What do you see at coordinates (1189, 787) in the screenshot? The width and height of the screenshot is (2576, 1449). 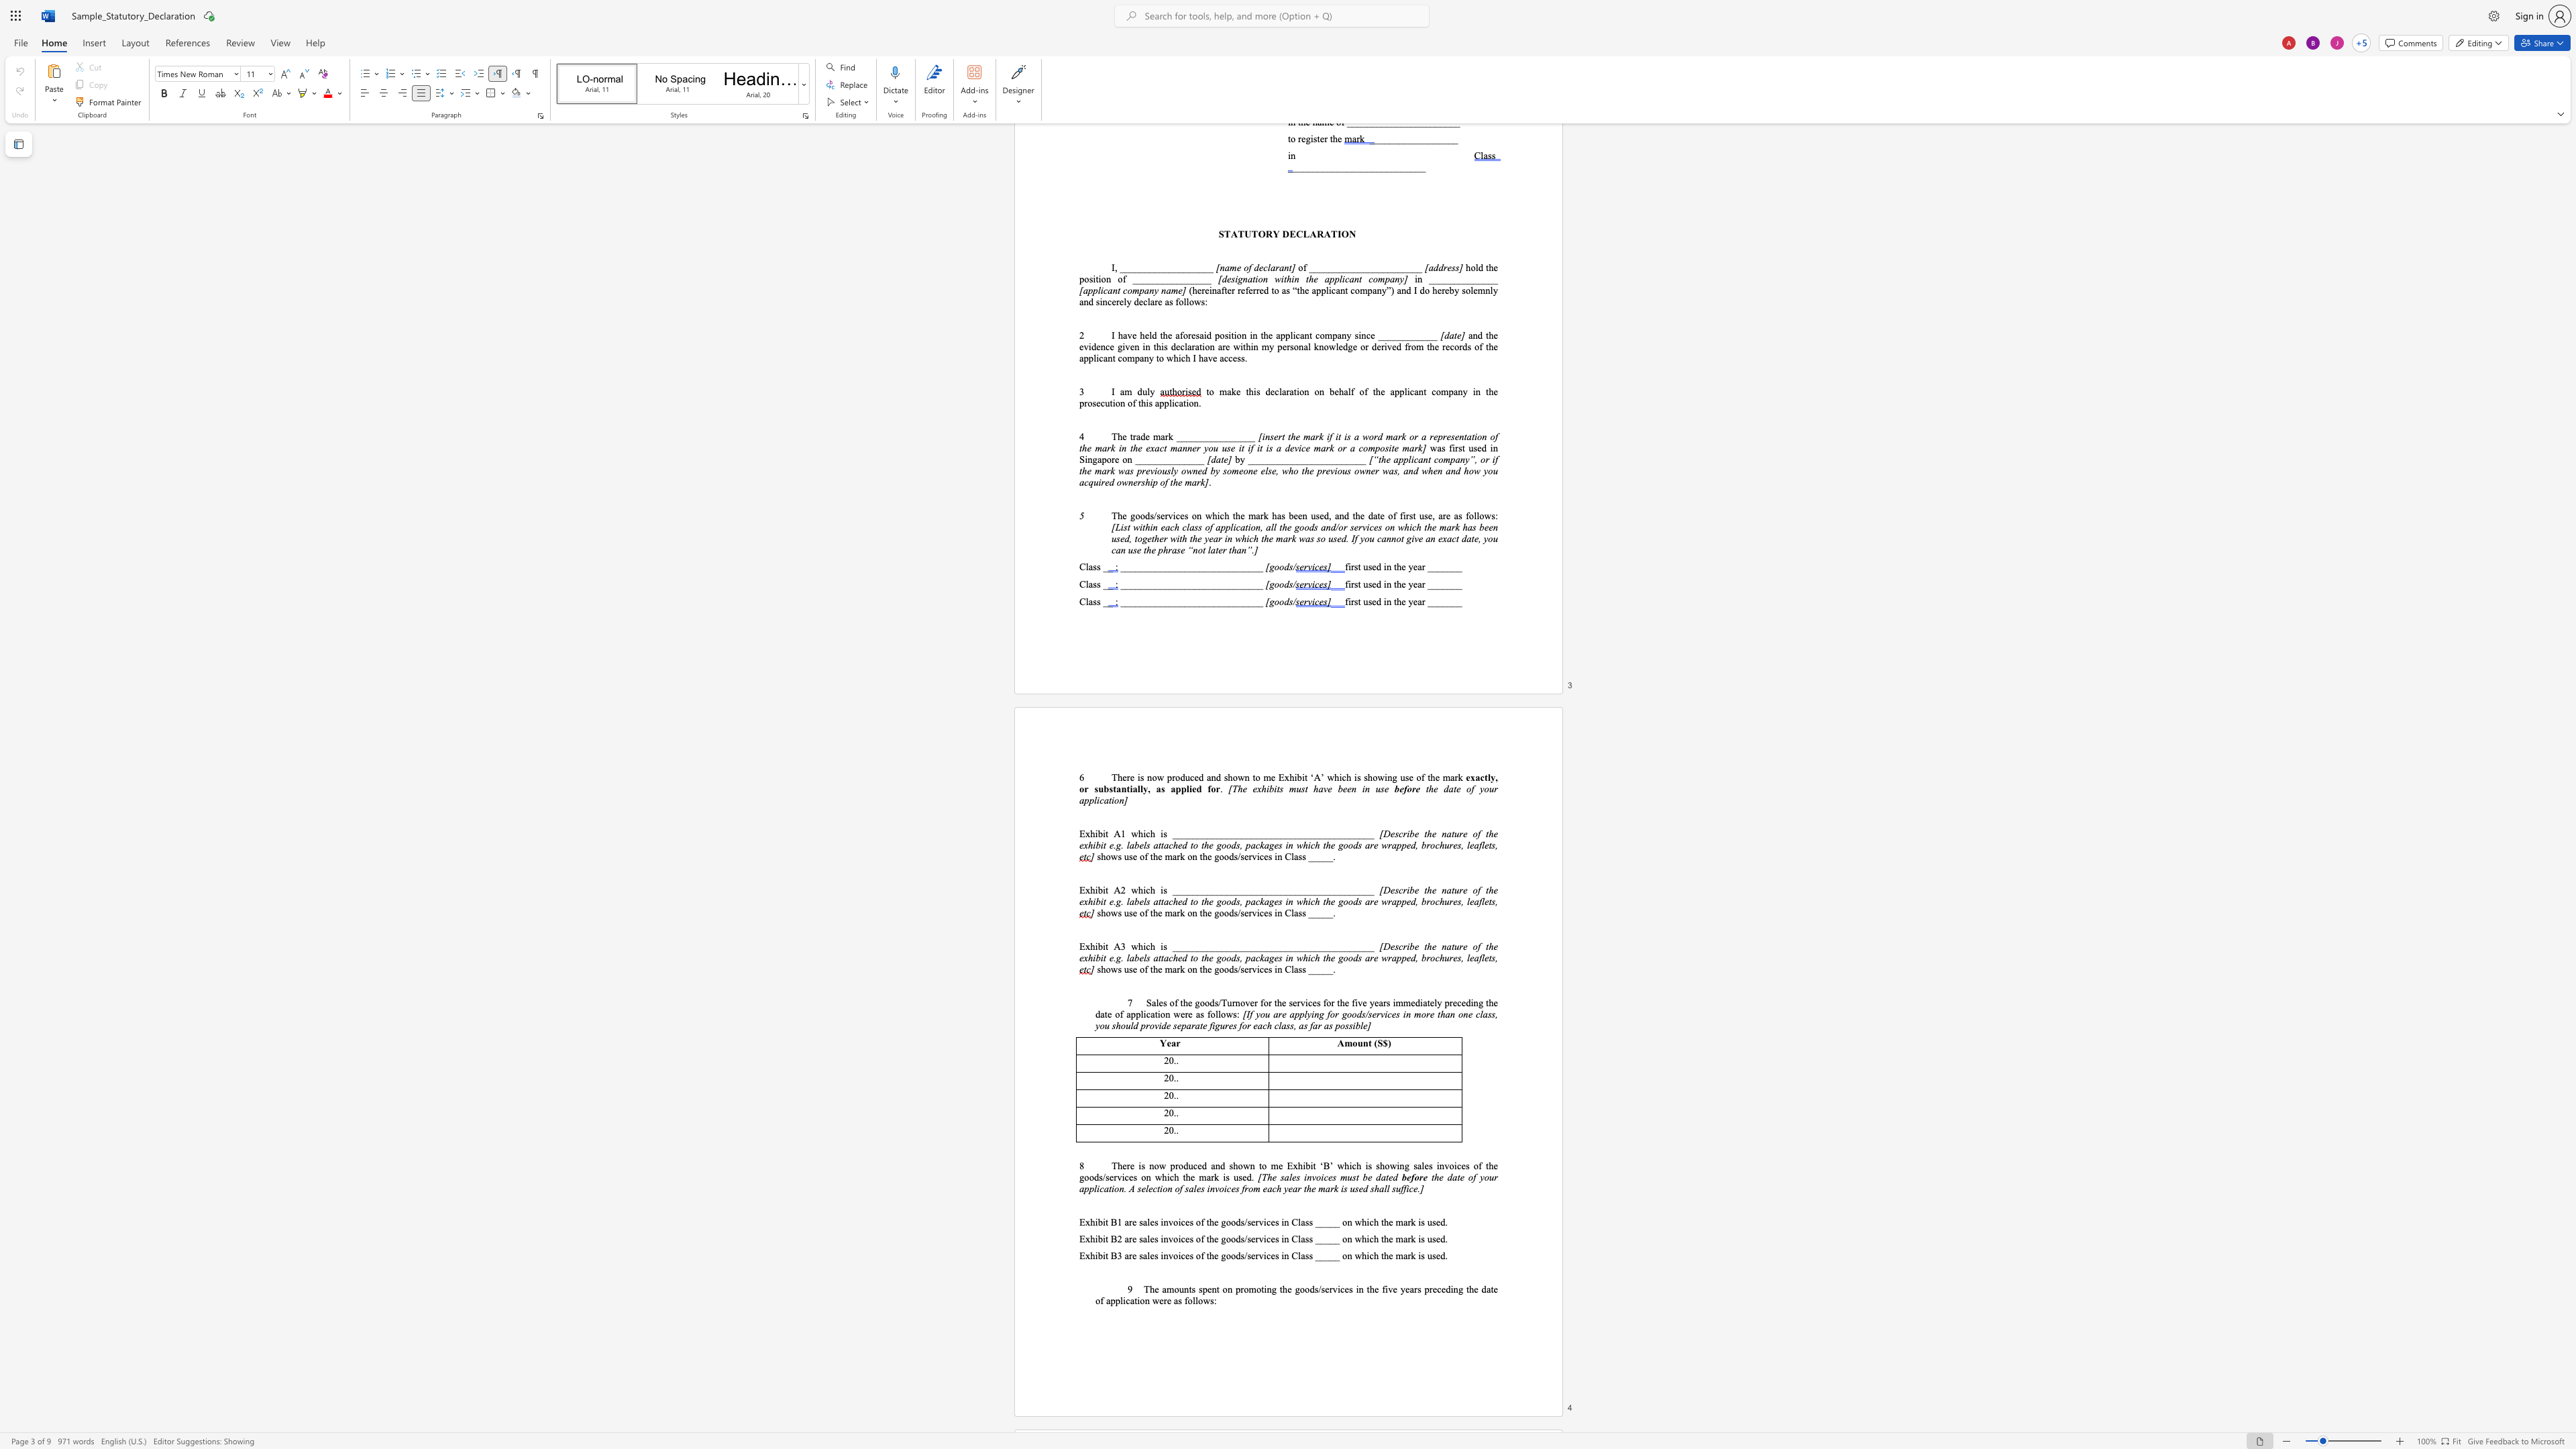 I see `the 1th character "i" in the text` at bounding box center [1189, 787].